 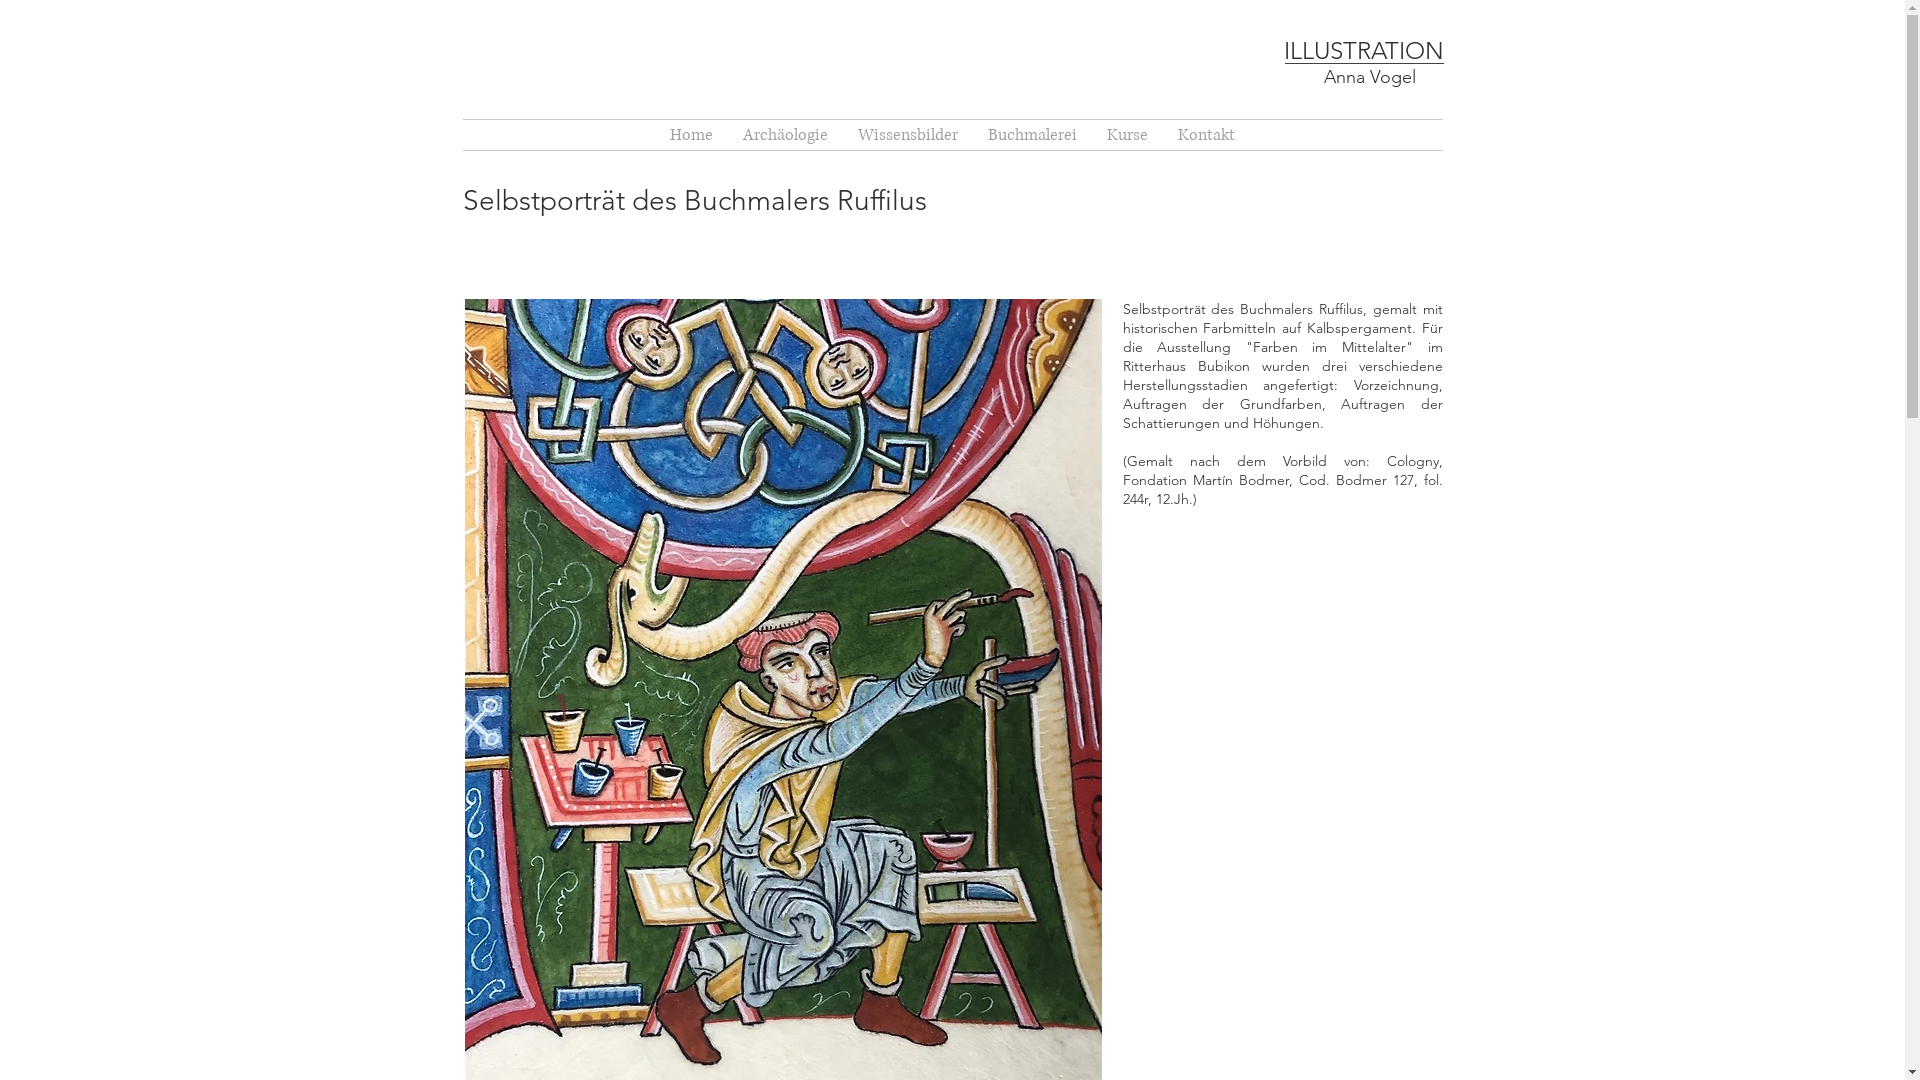 What do you see at coordinates (906, 135) in the screenshot?
I see `'Wissensbilder'` at bounding box center [906, 135].